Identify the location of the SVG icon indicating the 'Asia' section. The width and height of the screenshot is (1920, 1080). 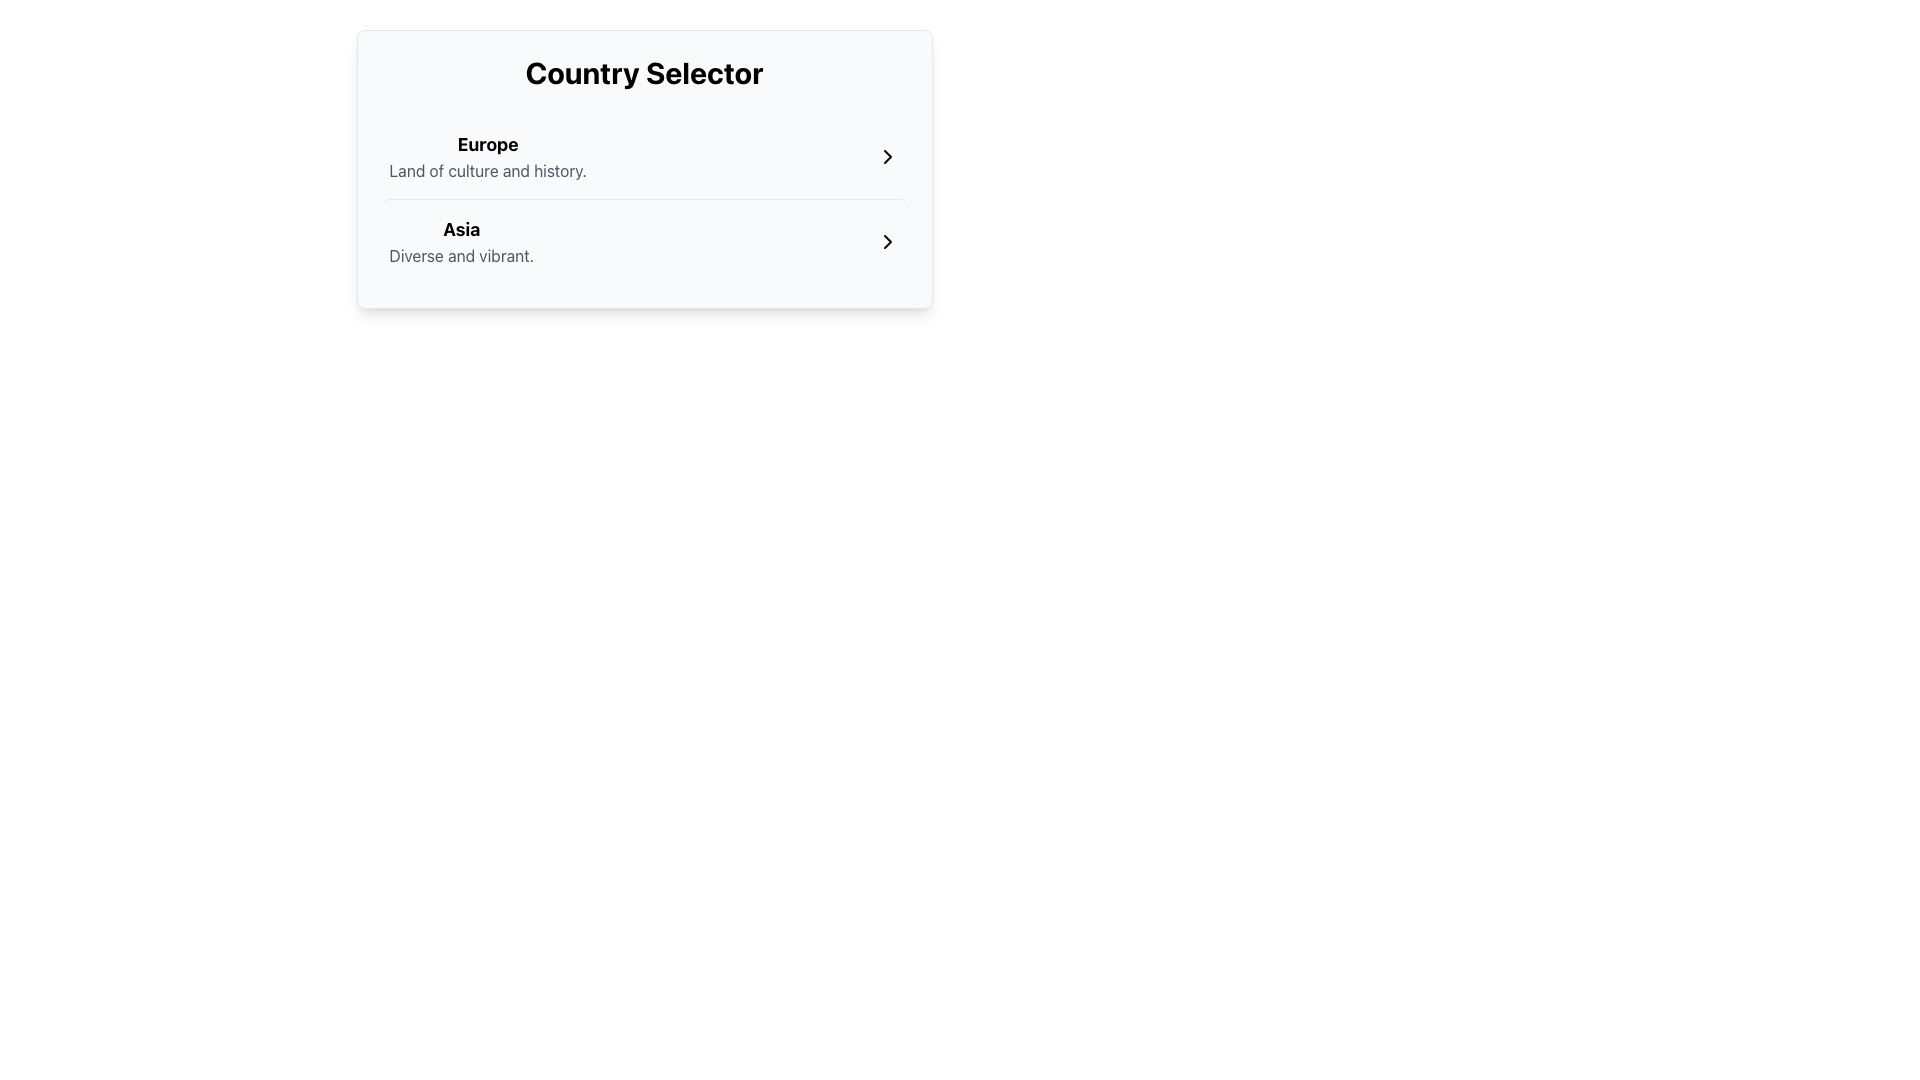
(886, 241).